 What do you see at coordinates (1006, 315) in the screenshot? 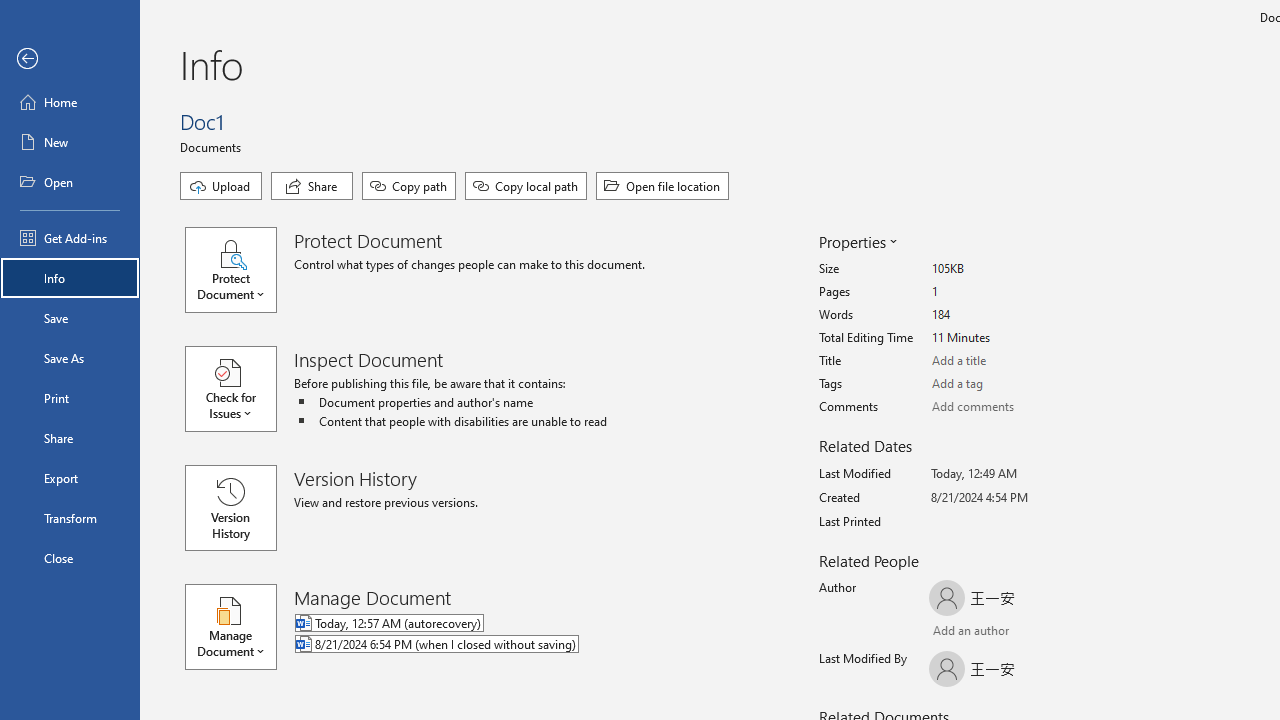
I see `'Words'` at bounding box center [1006, 315].